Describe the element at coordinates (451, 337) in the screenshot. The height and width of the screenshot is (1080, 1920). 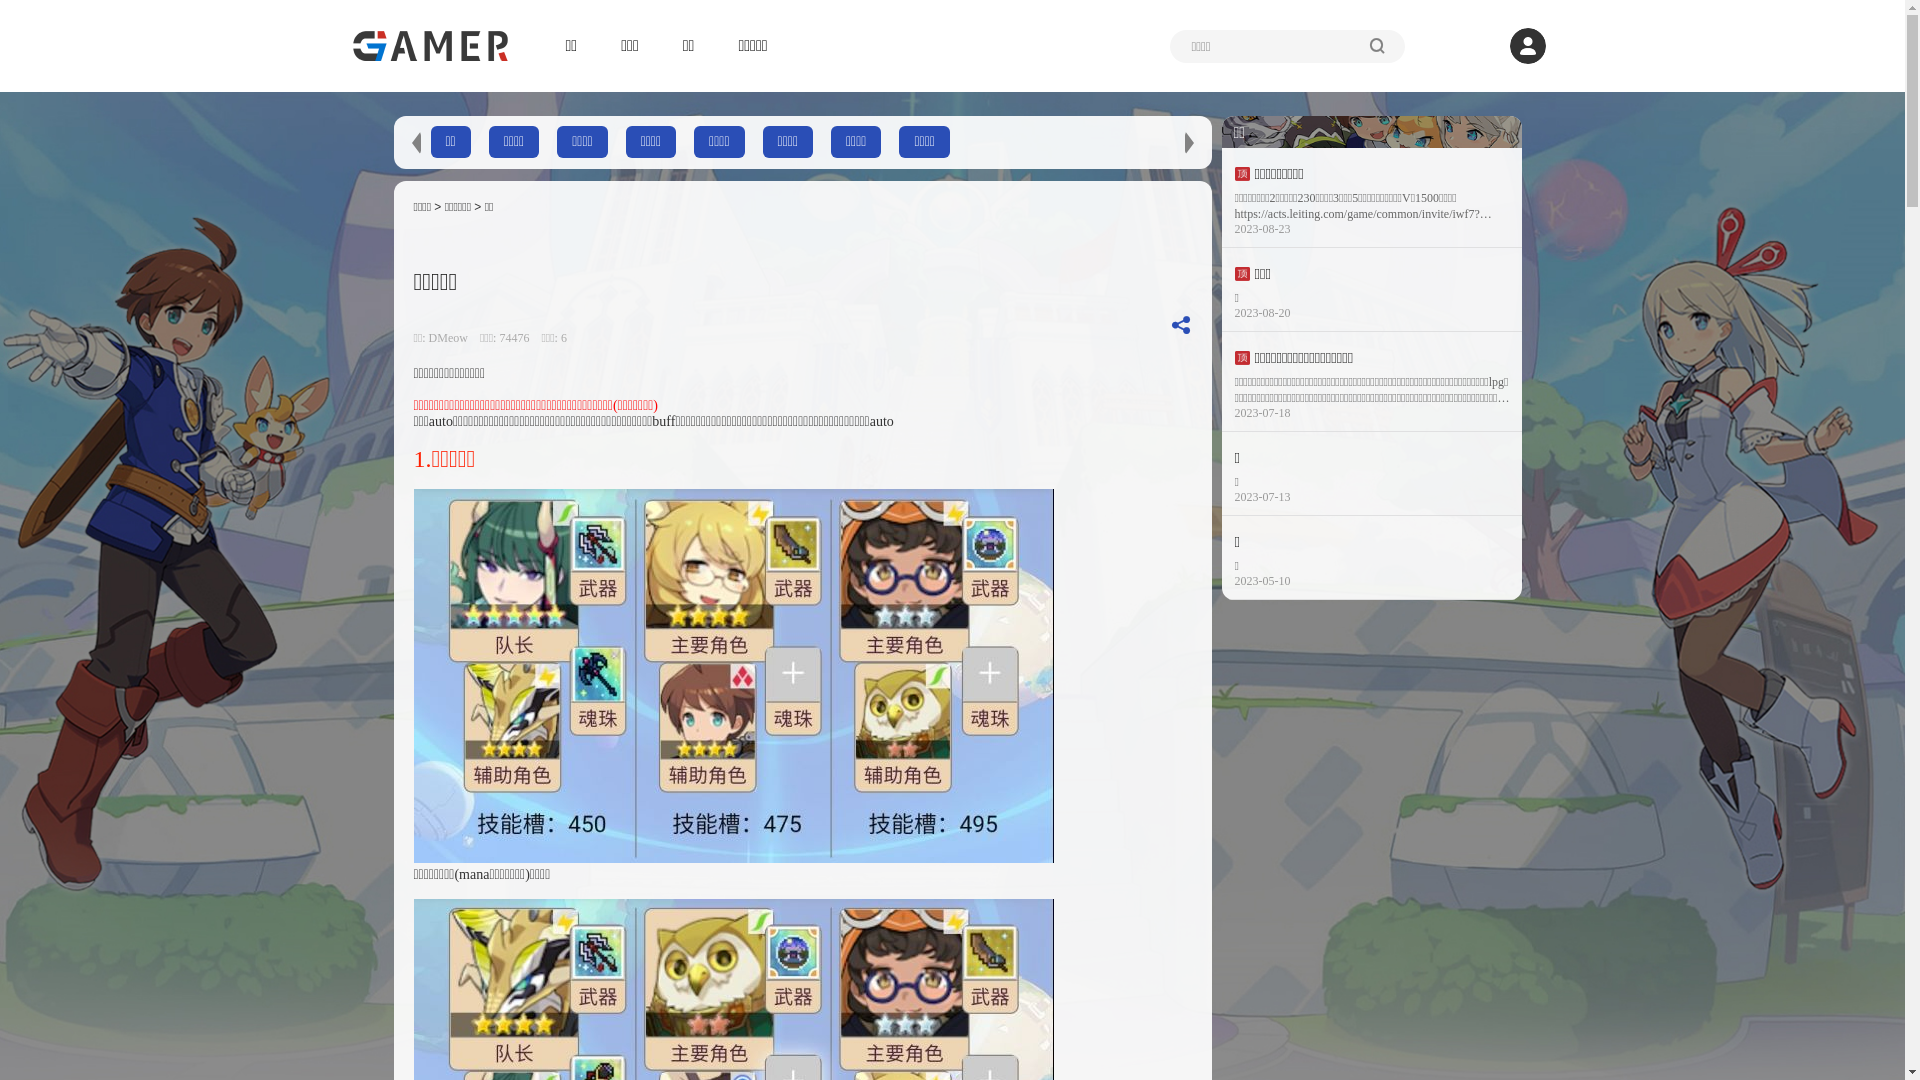
I see `'DMeow   '` at that location.